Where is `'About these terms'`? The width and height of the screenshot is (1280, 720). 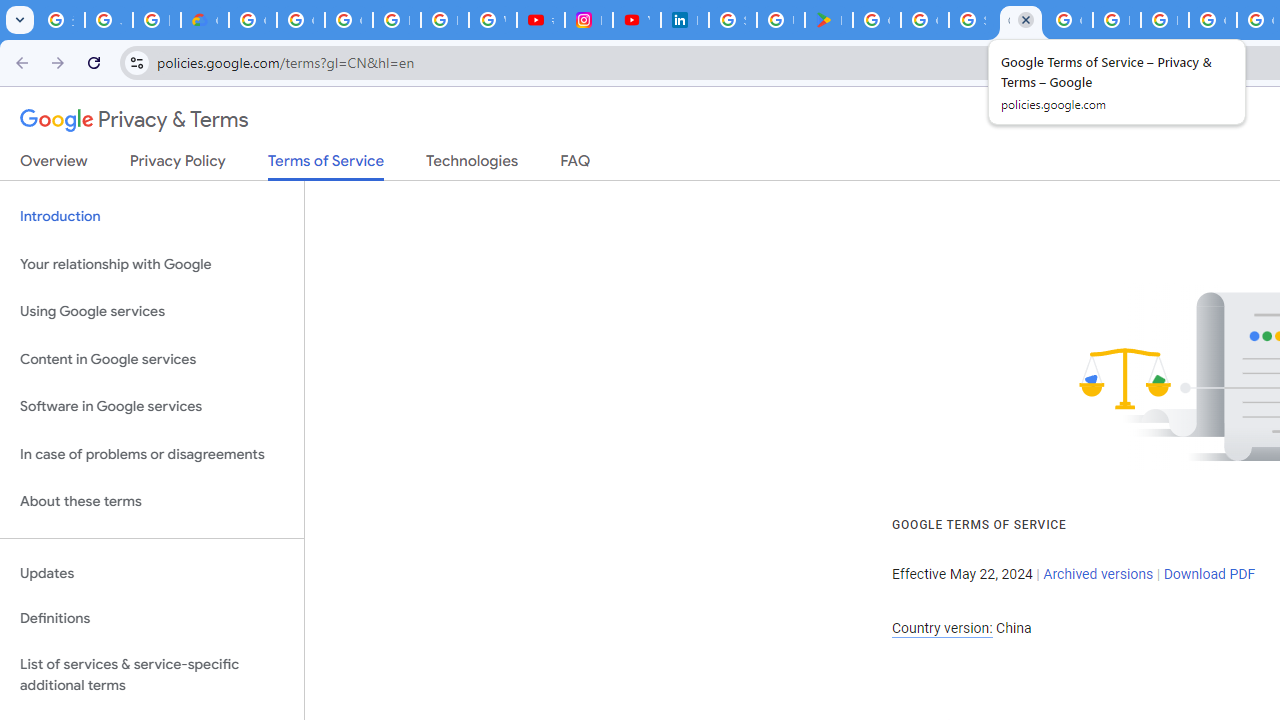 'About these terms' is located at coordinates (151, 501).